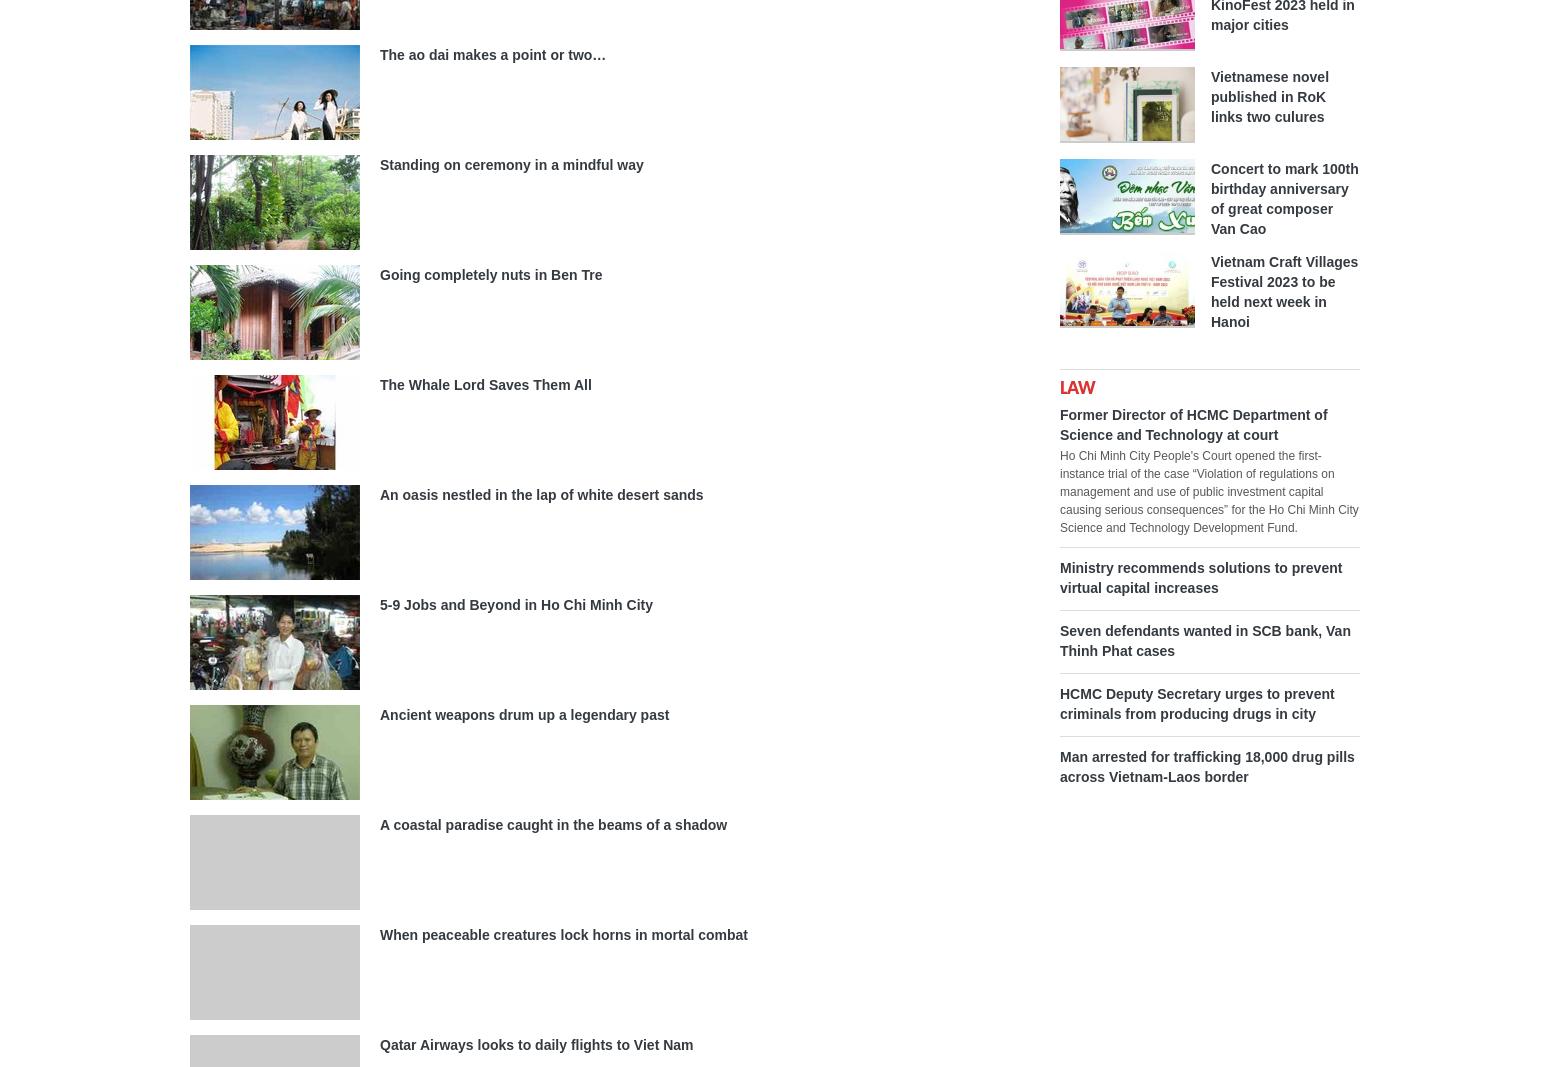  I want to click on 'An oasis nestled in the lap of white desert sands', so click(379, 493).